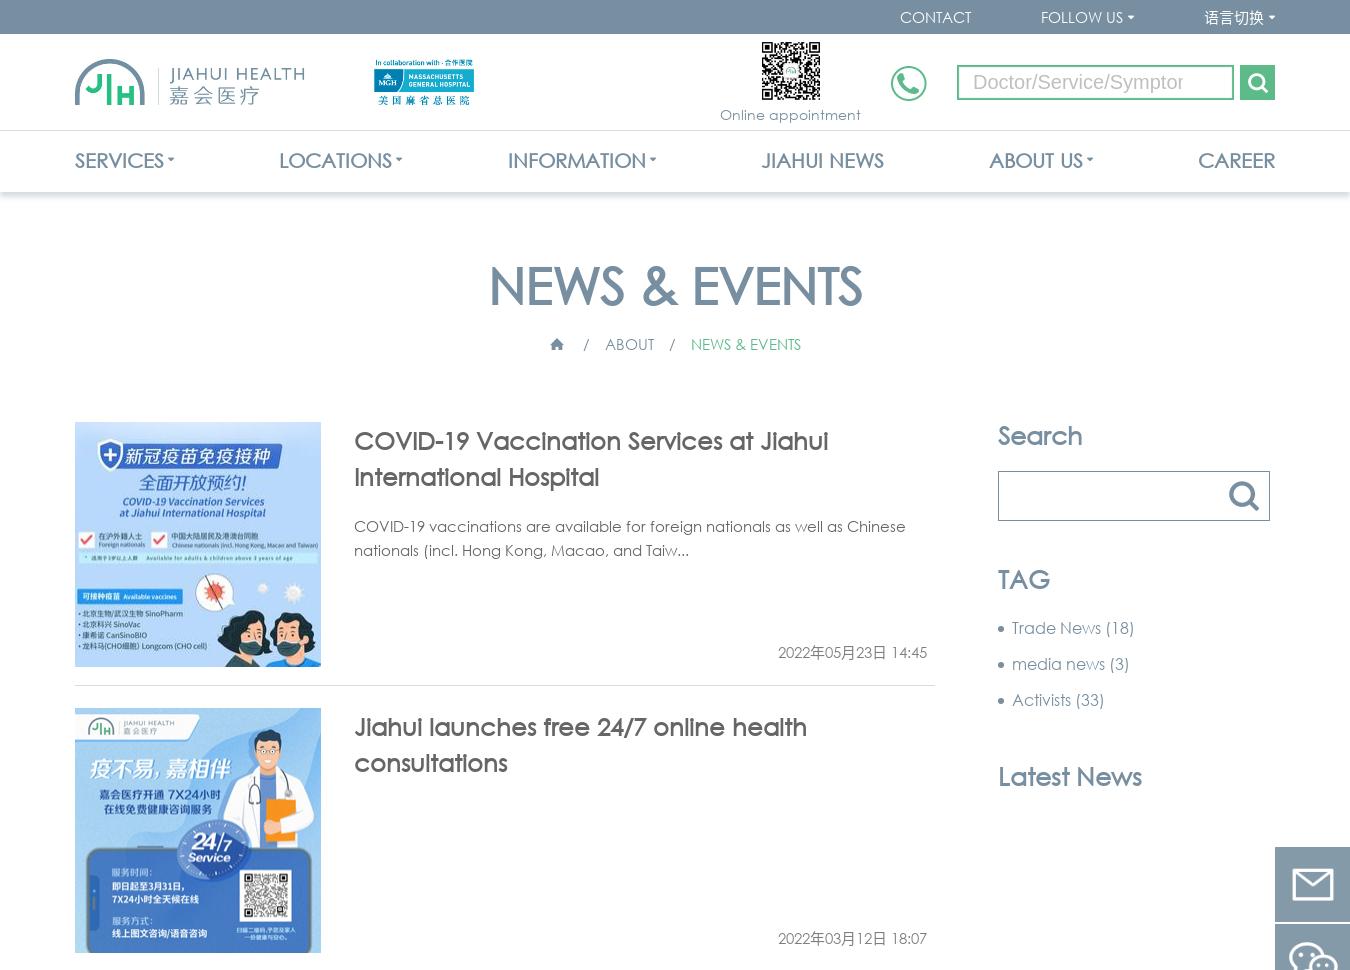  Describe the element at coordinates (997, 577) in the screenshot. I see `'TAG'` at that location.